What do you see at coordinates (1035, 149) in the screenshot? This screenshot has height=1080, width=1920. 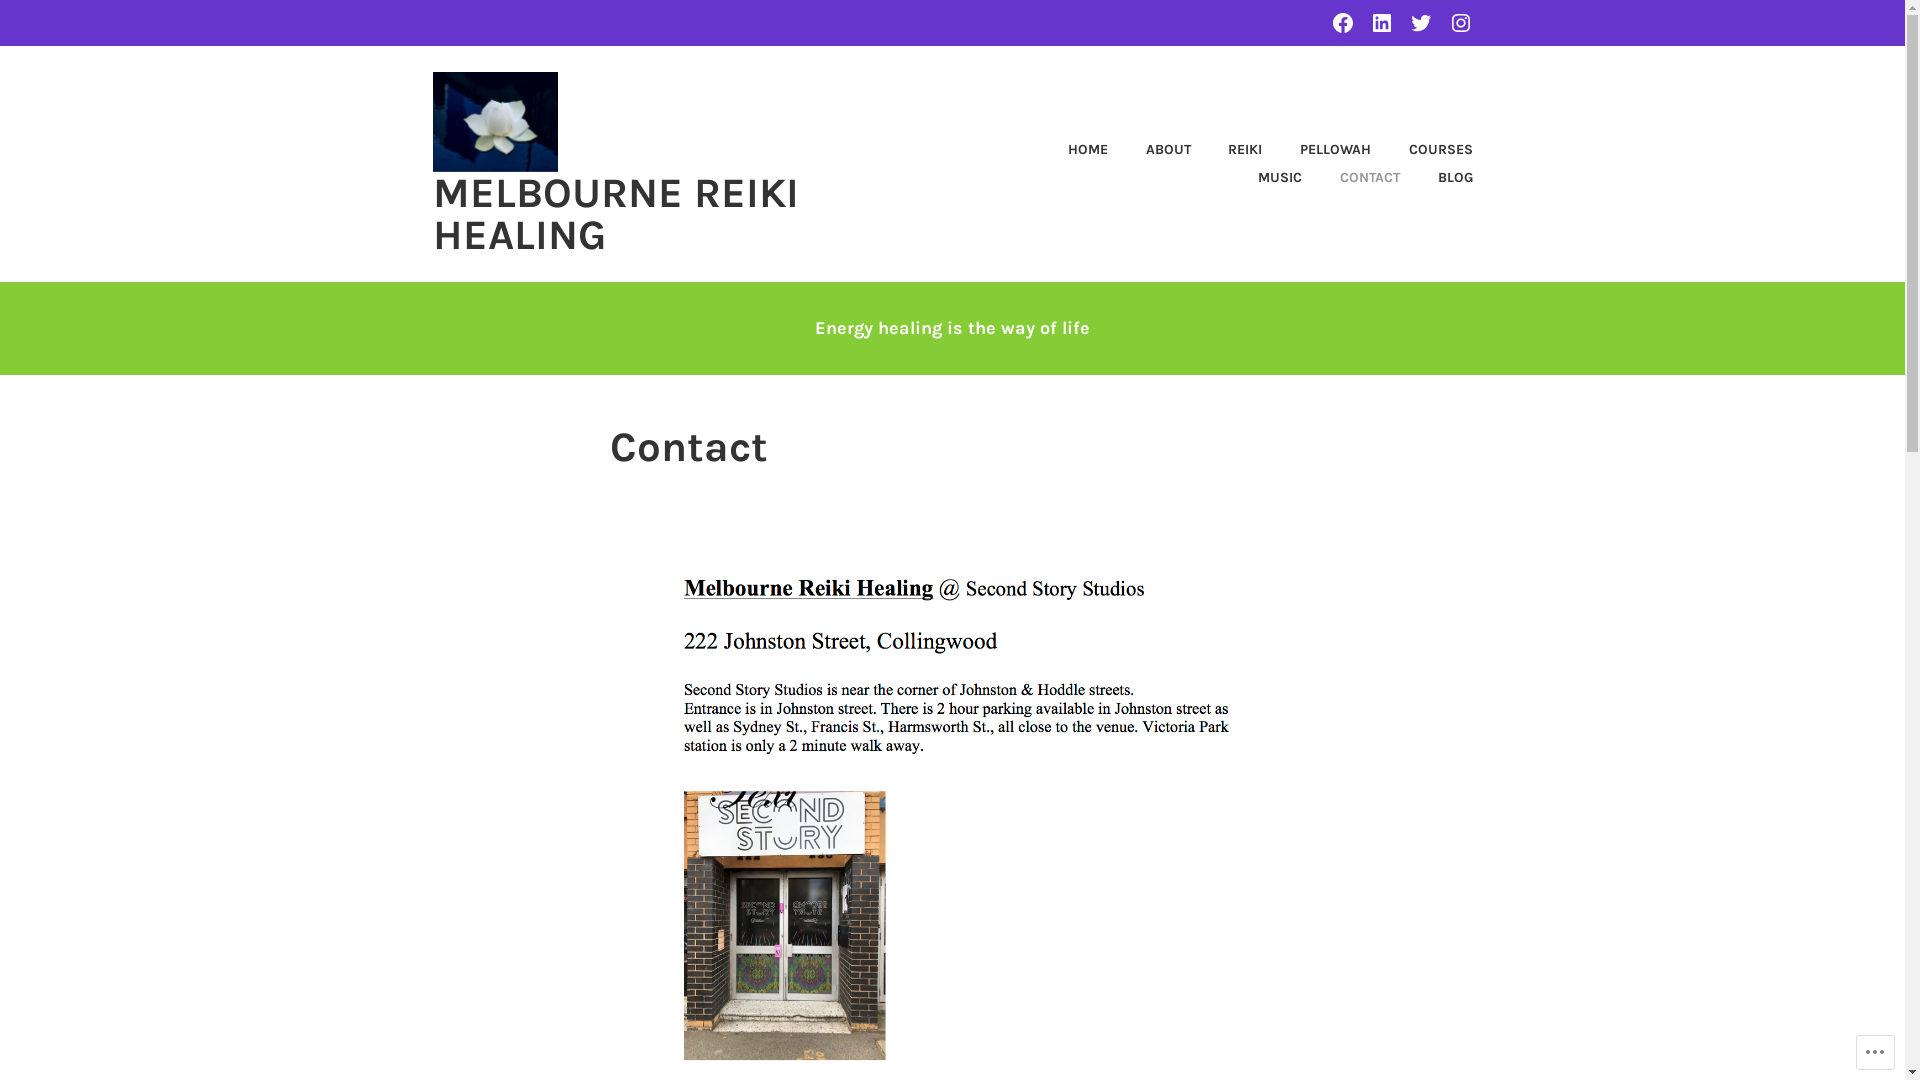 I see `'HOME'` at bounding box center [1035, 149].